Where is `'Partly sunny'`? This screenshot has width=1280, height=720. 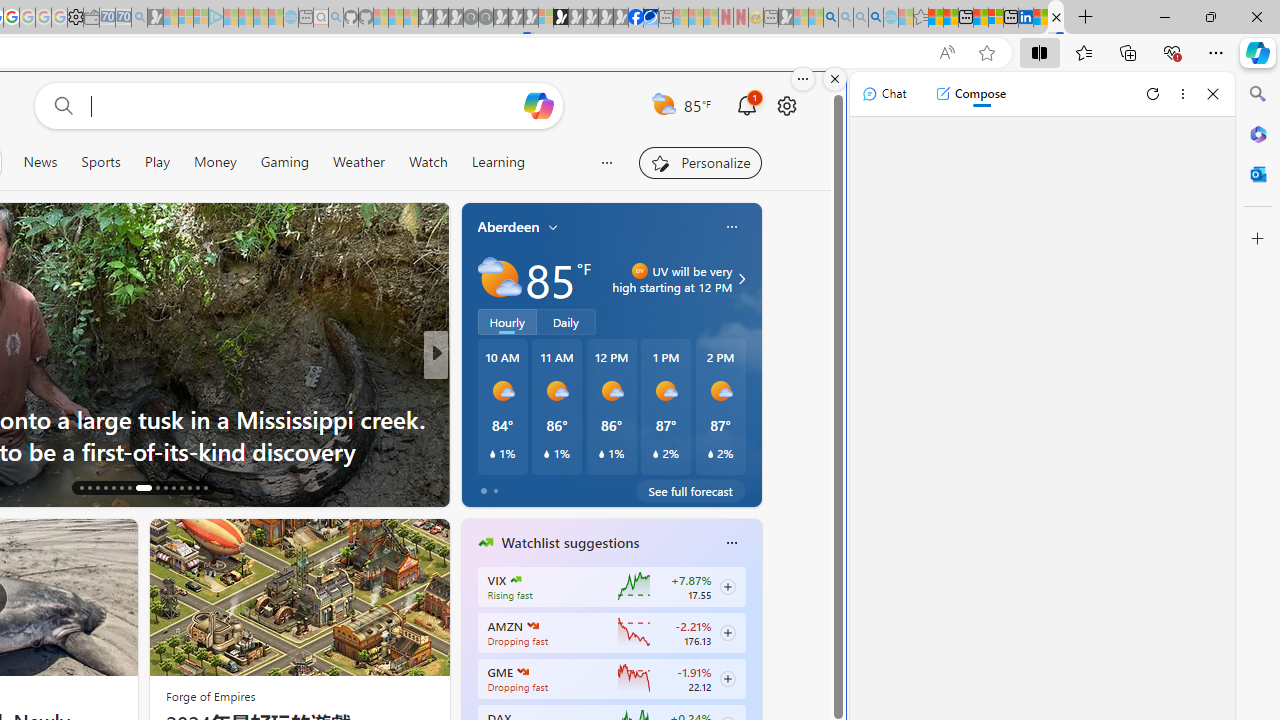 'Partly sunny' is located at coordinates (499, 279).